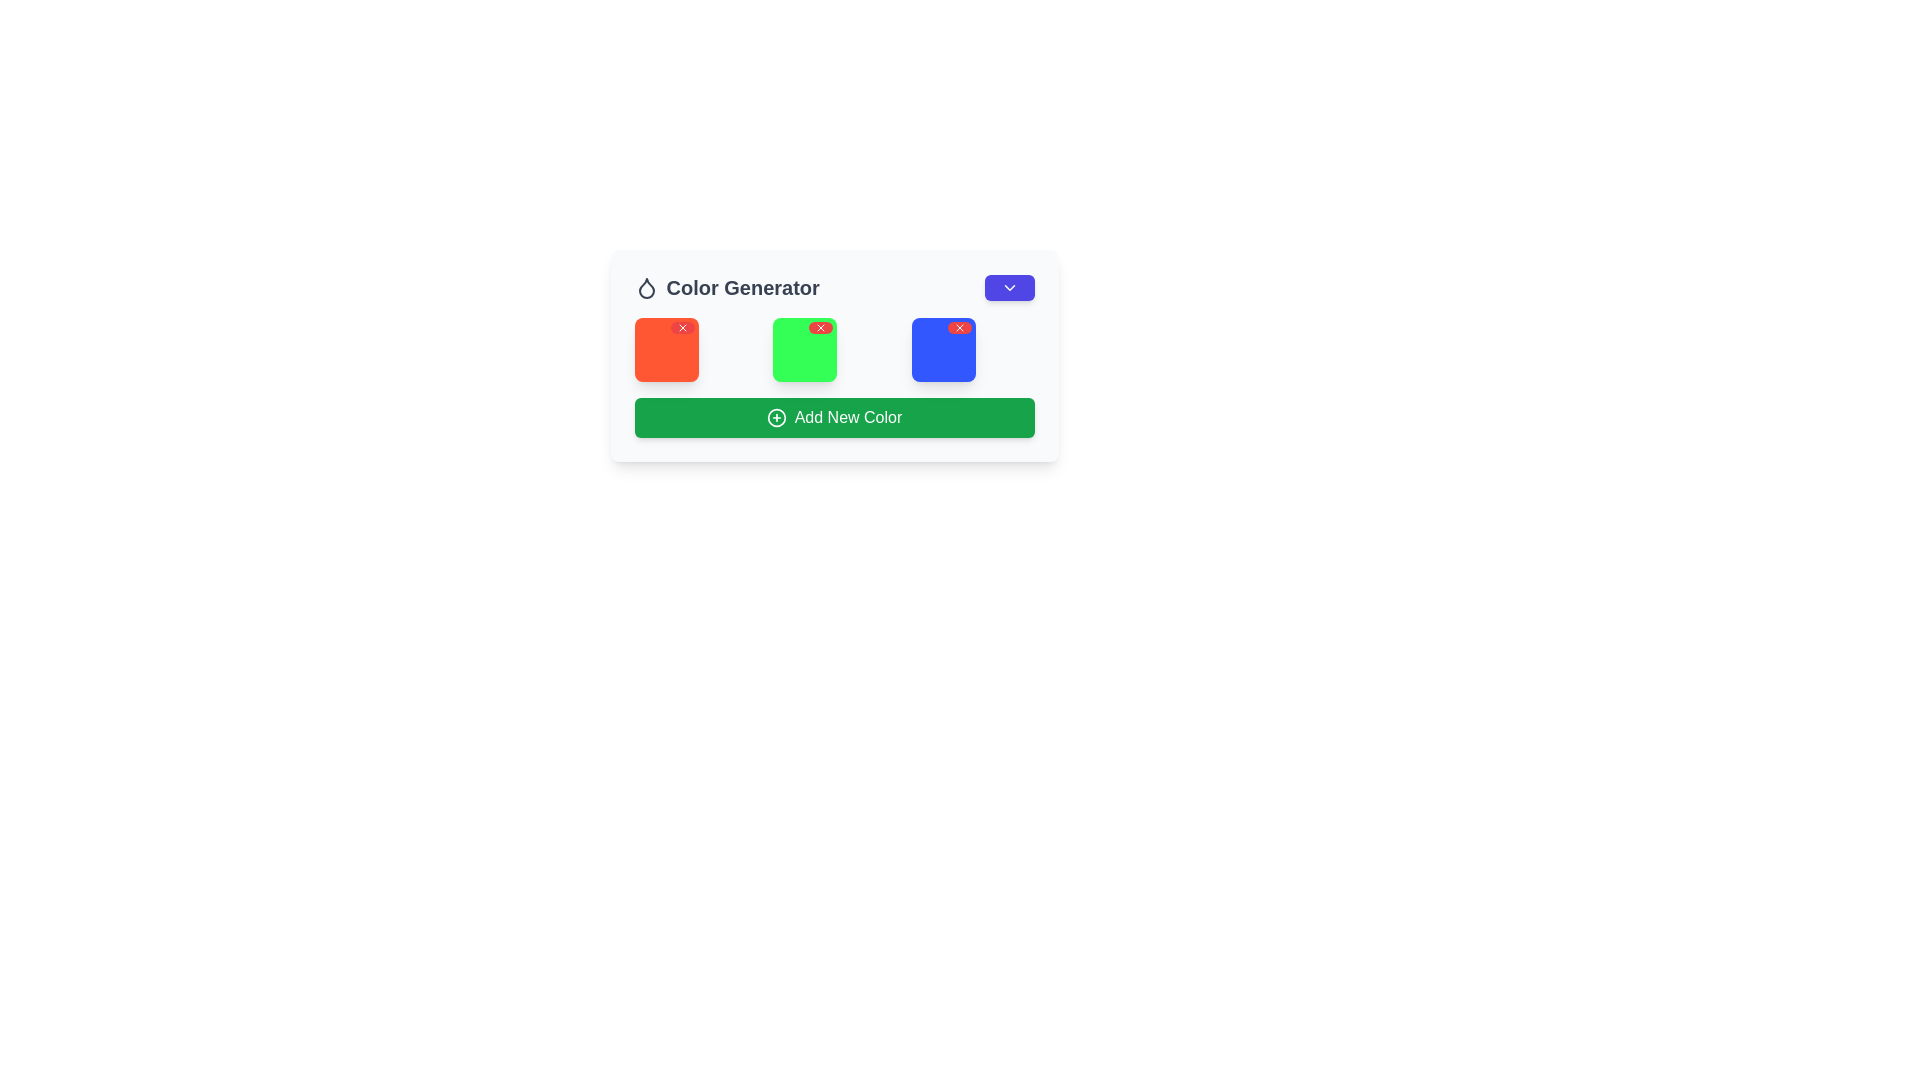  Describe the element at coordinates (958, 326) in the screenshot. I see `the small red circular badge with a white 'X' icon located in the top-right corner of the blue square card` at that location.